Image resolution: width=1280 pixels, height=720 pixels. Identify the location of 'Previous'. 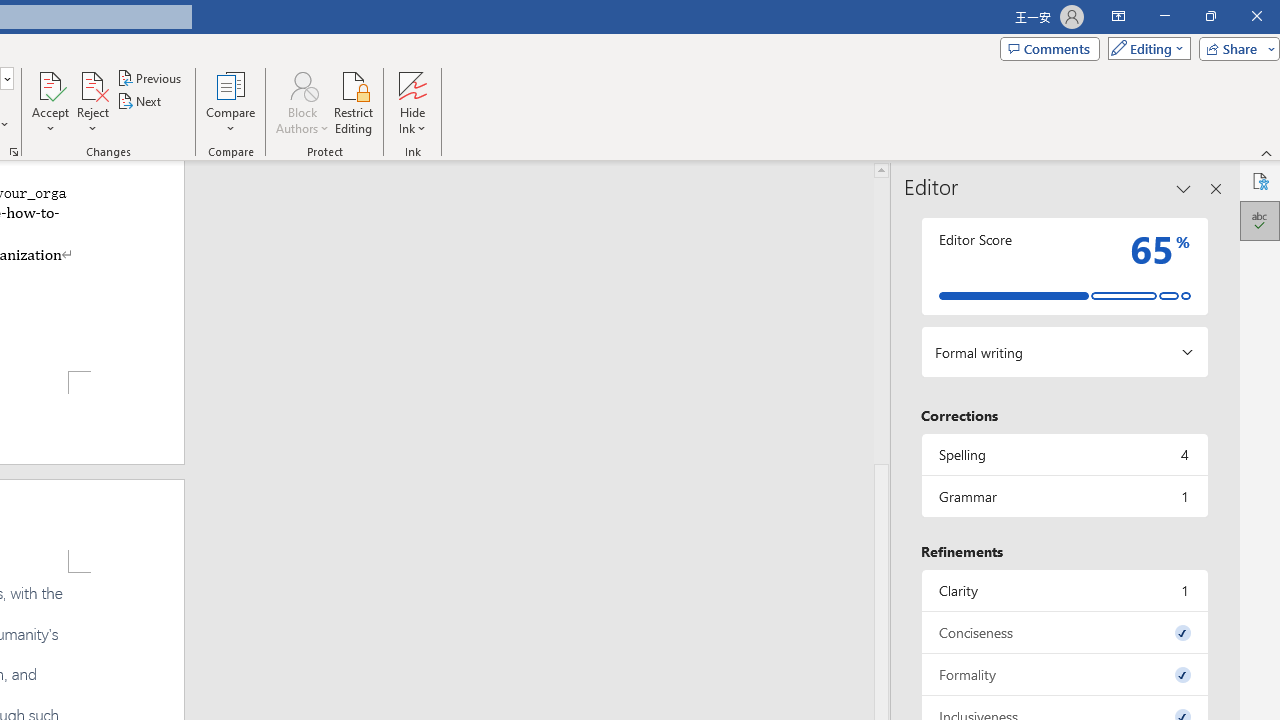
(150, 77).